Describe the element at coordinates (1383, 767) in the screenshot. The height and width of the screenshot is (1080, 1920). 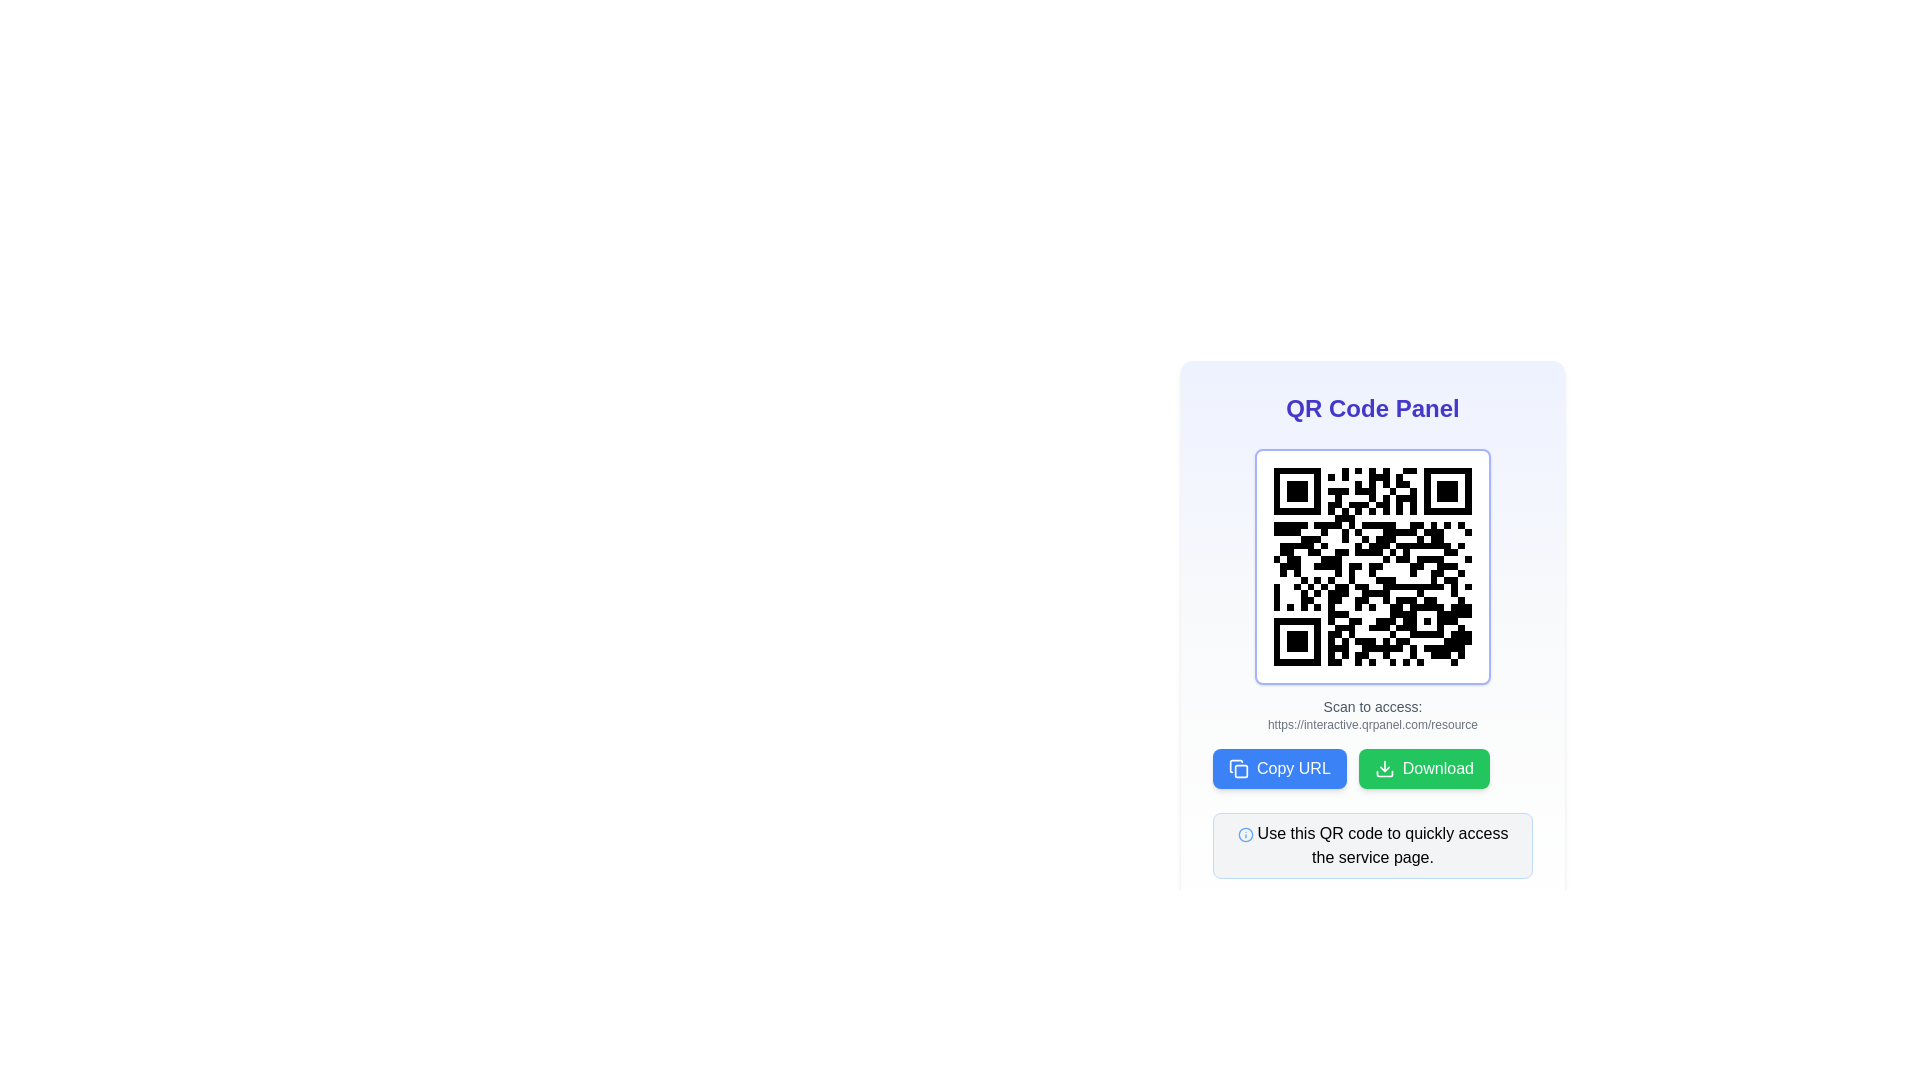
I see `the 'download' icon within the green rectangular 'Download' button located at the lower right part of the interface` at that location.